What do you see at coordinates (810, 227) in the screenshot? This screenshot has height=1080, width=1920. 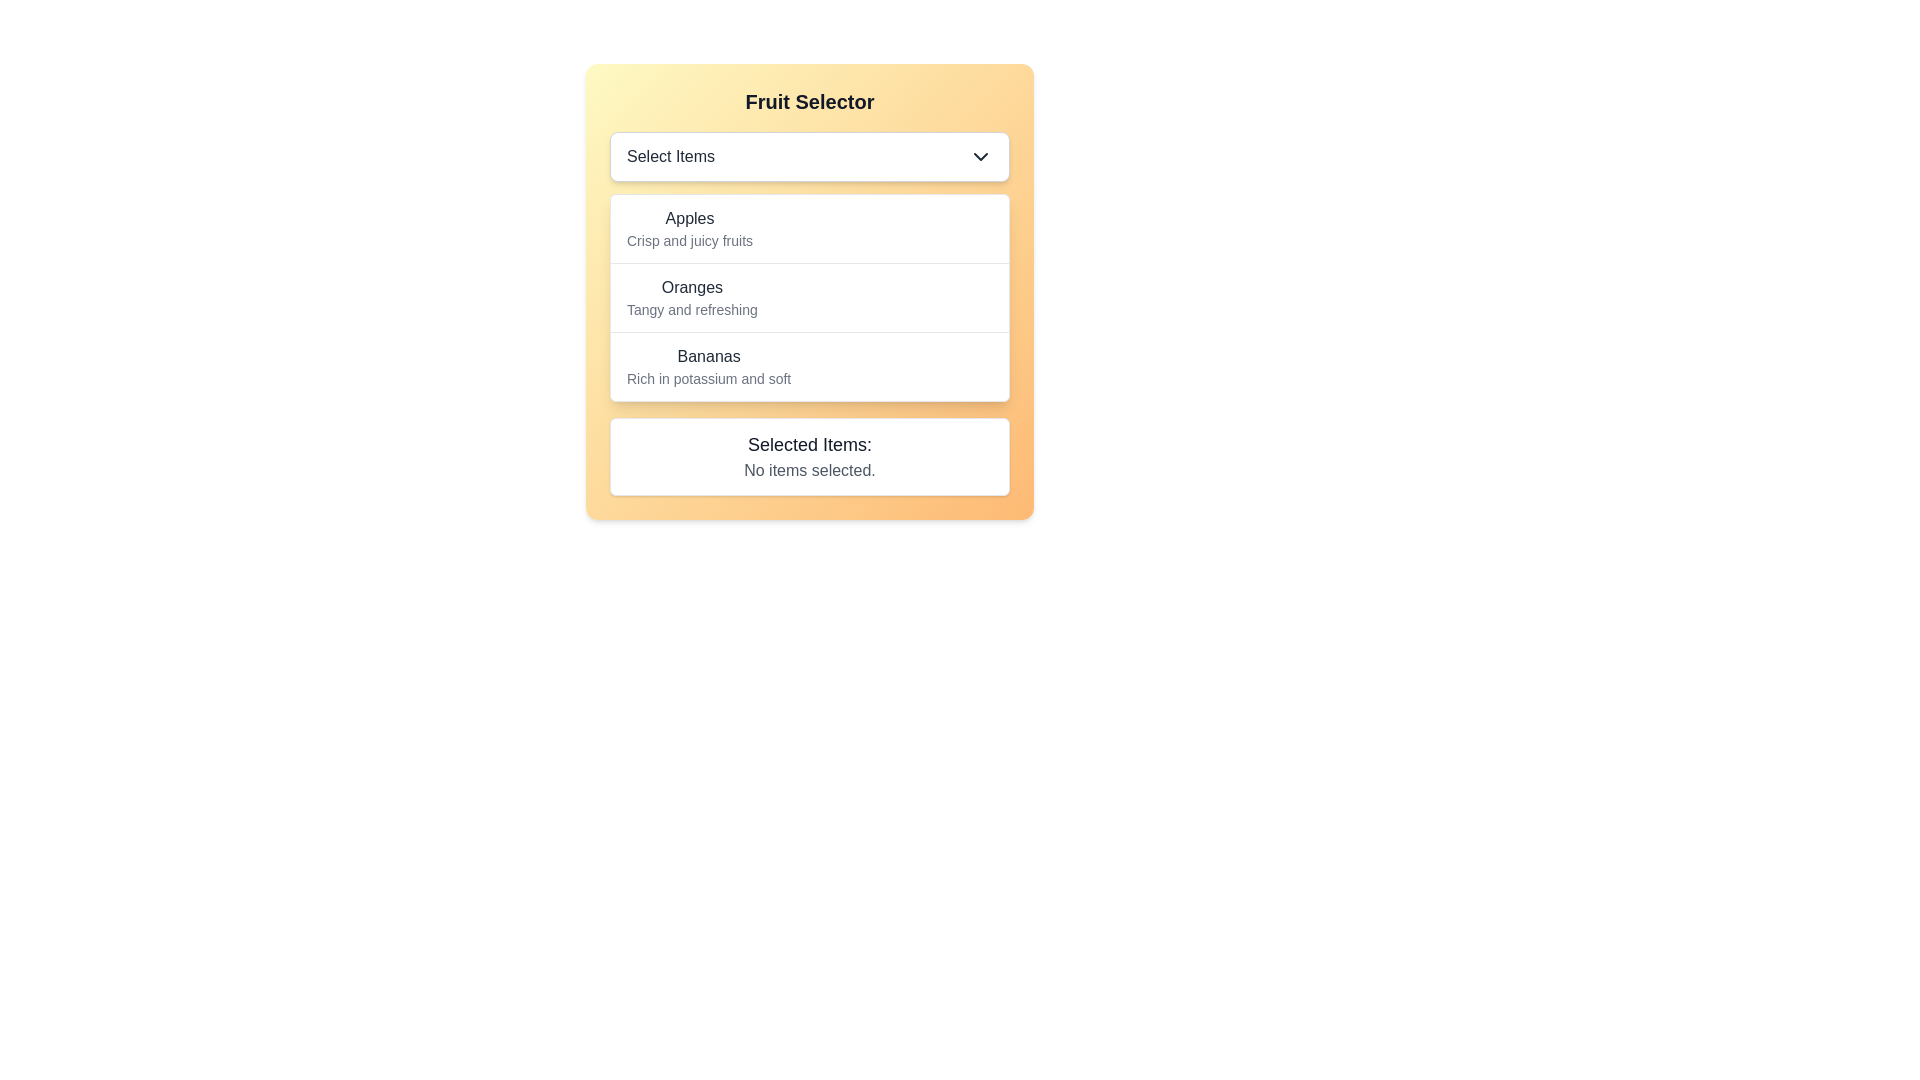 I see `the first list item labeled 'Apples'` at bounding box center [810, 227].